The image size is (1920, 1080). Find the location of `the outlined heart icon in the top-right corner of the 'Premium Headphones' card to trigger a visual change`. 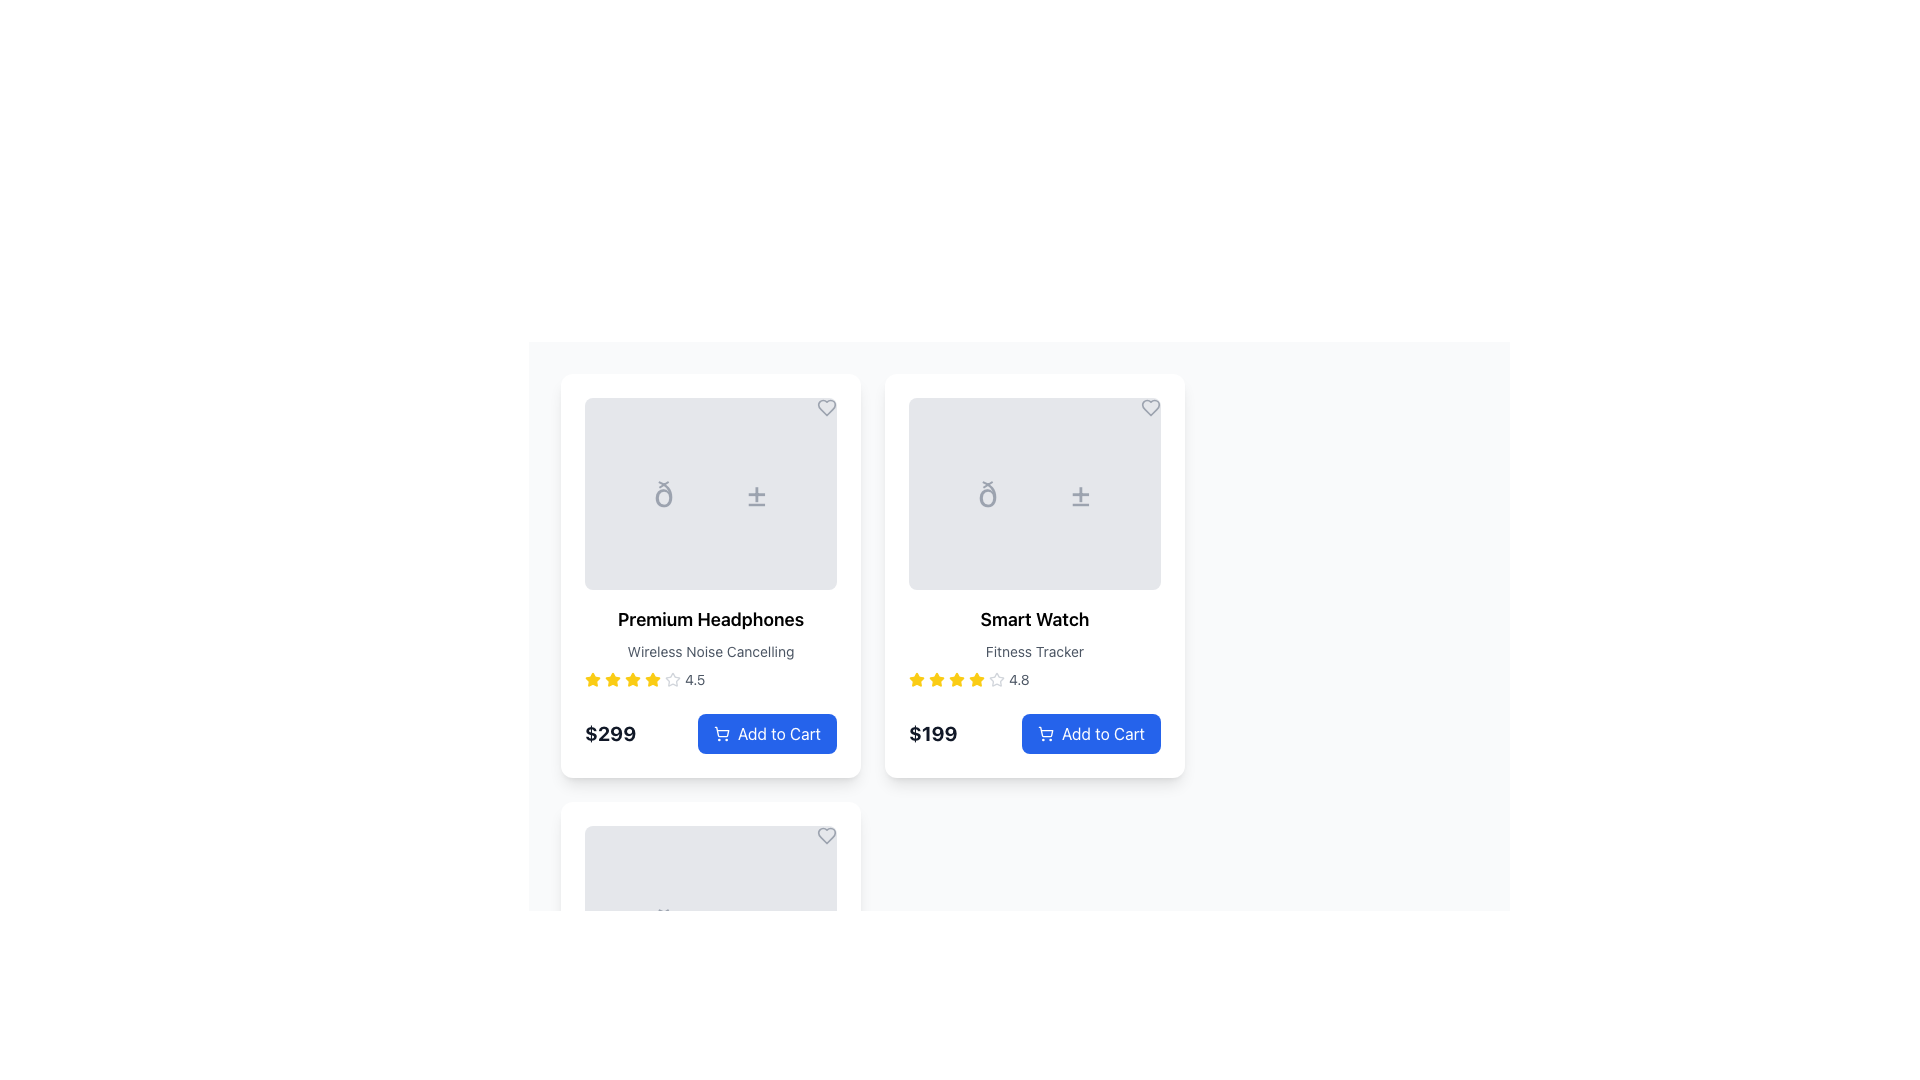

the outlined heart icon in the top-right corner of the 'Premium Headphones' card to trigger a visual change is located at coordinates (826, 407).